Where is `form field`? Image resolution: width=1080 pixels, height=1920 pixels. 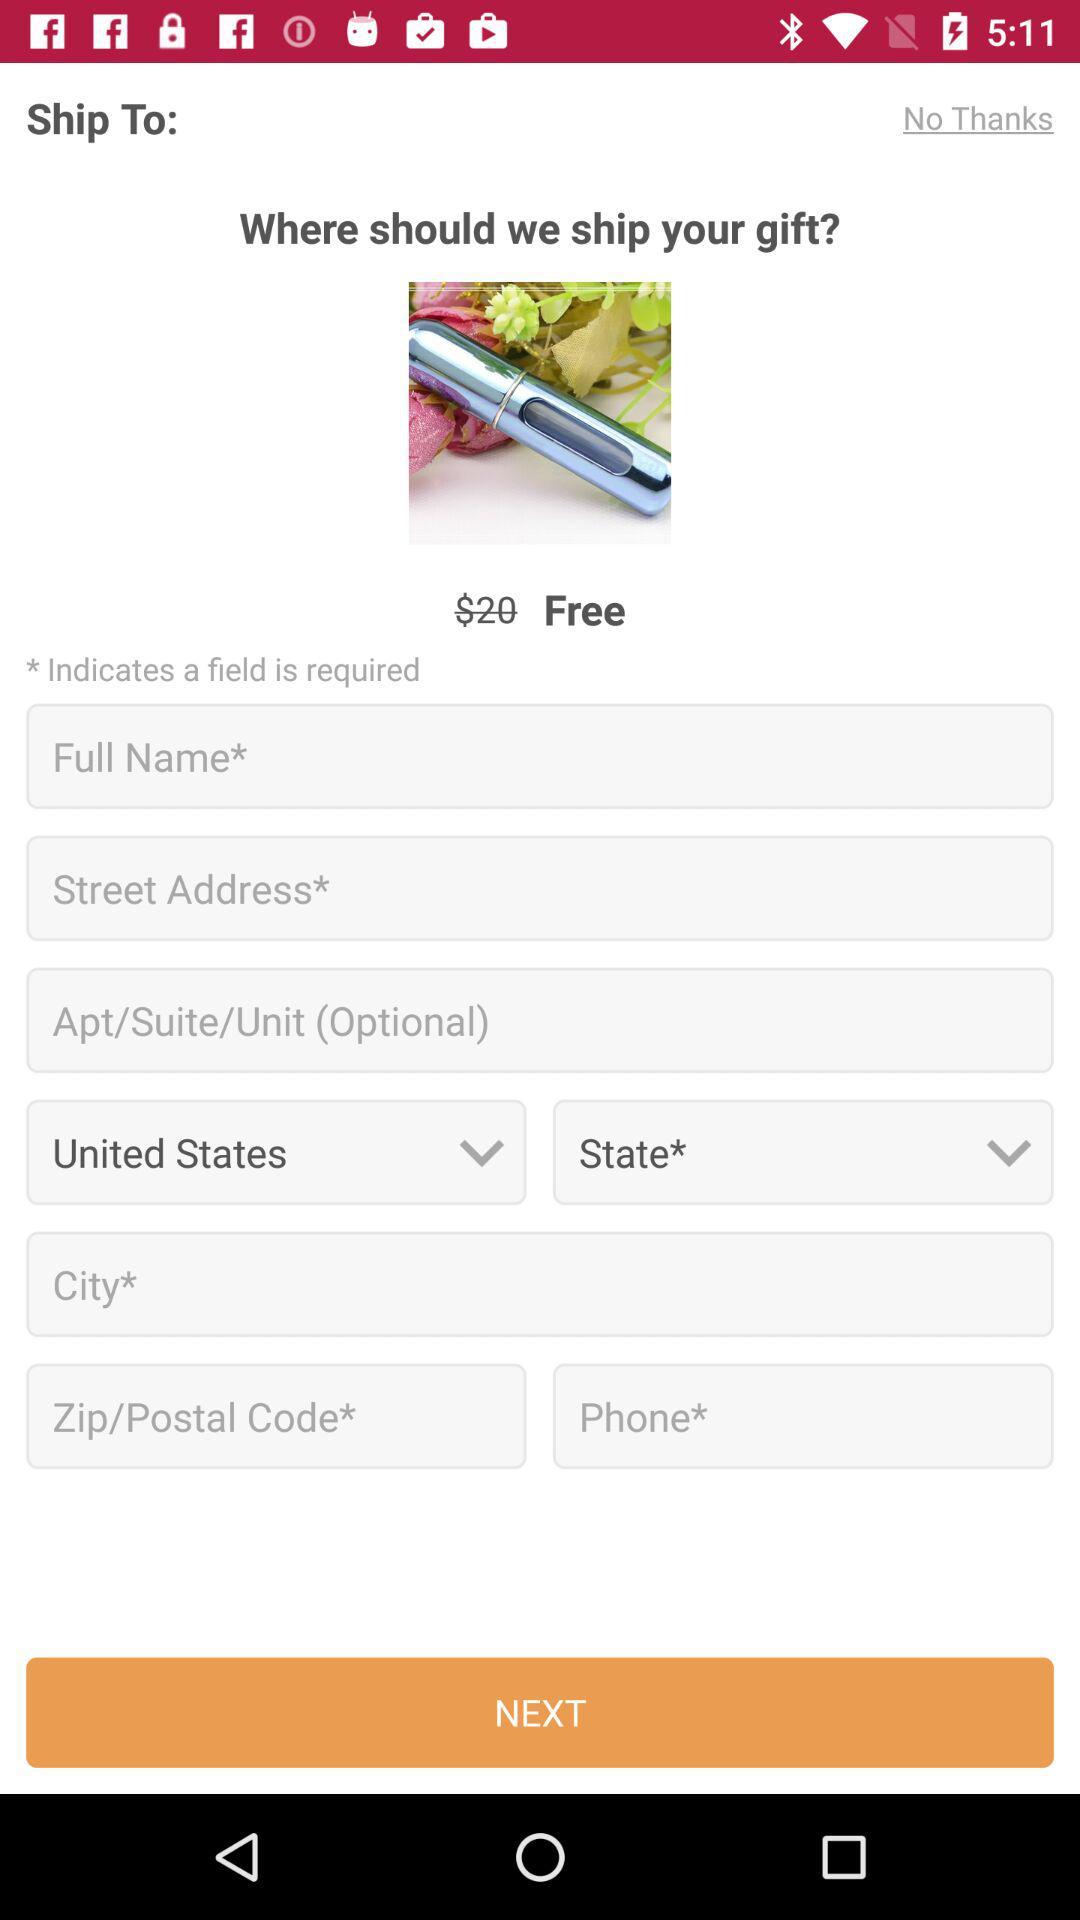
form field is located at coordinates (540, 1284).